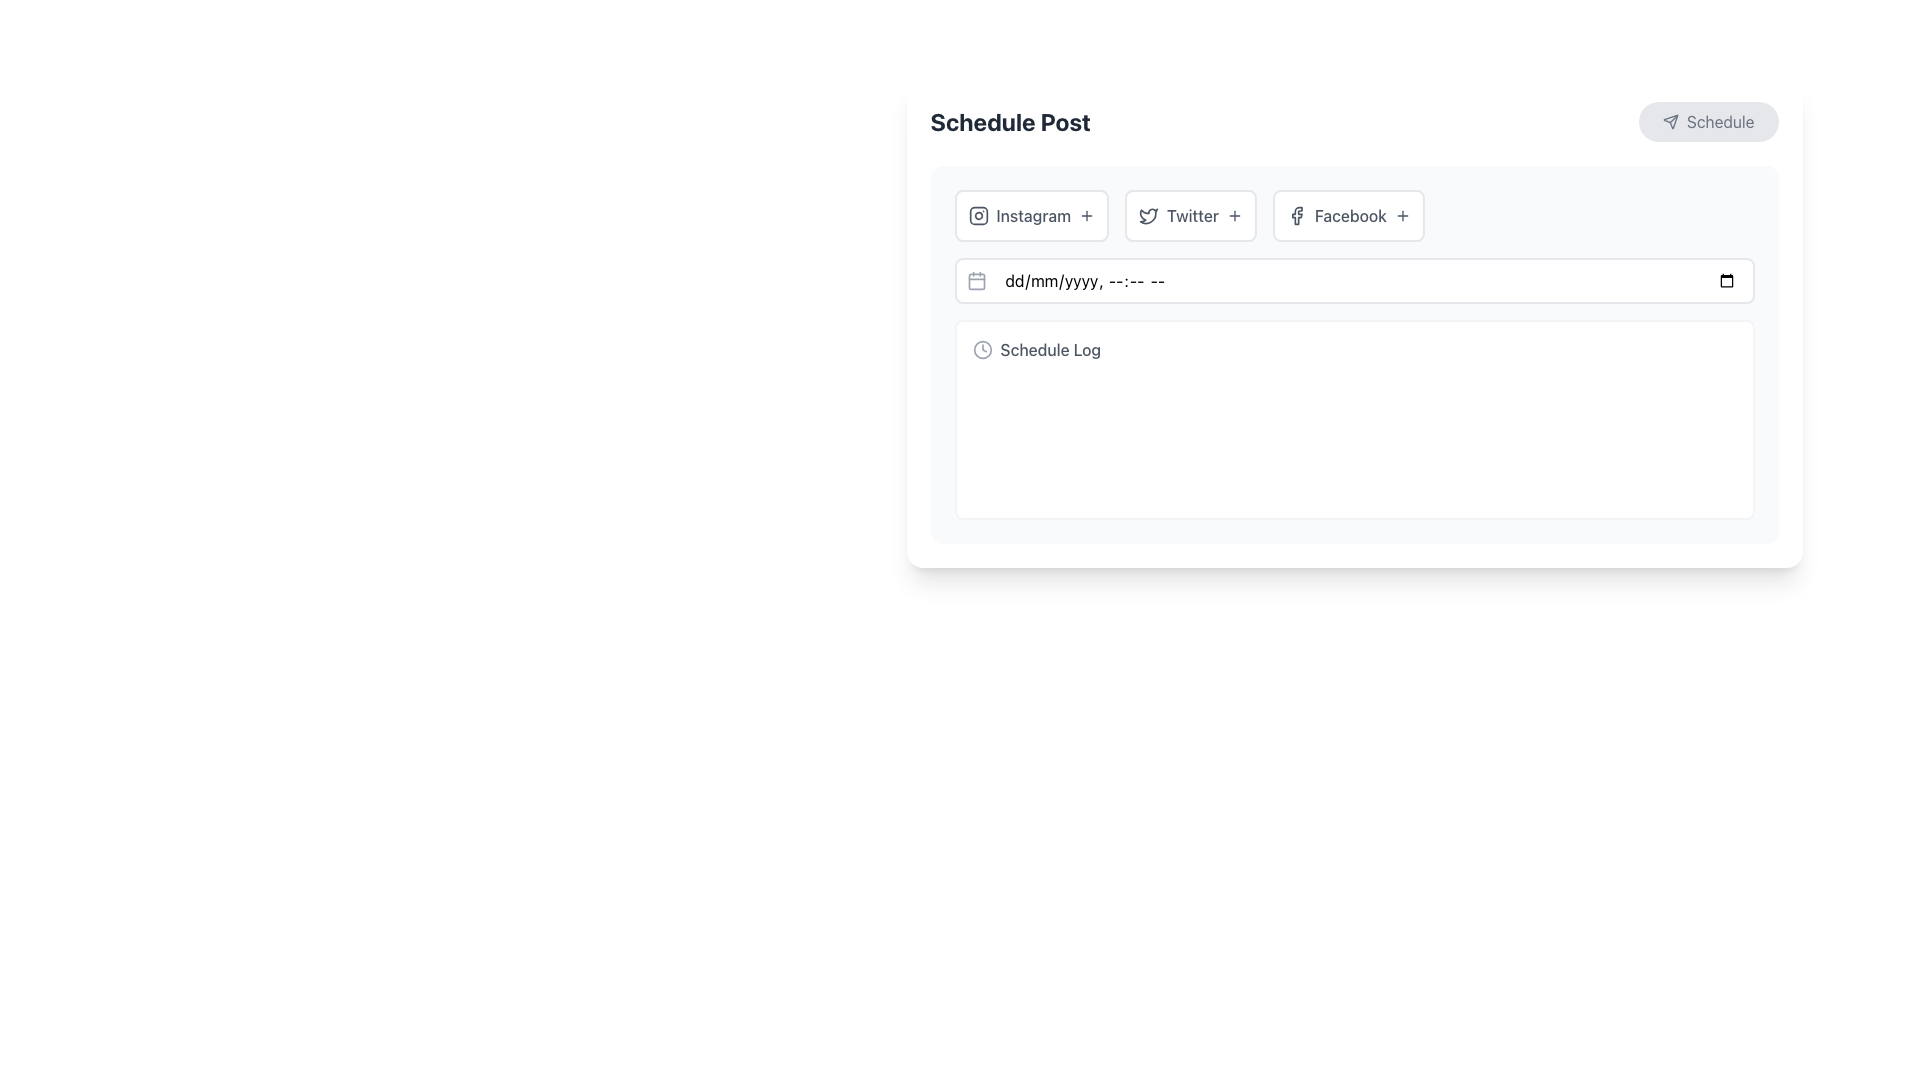 This screenshot has height=1080, width=1920. Describe the element at coordinates (1148, 216) in the screenshot. I see `the Twitter icon, which resembles a bird in flight, centrally located within the 'Twitter' button in the 'Schedule Post' interface` at that location.